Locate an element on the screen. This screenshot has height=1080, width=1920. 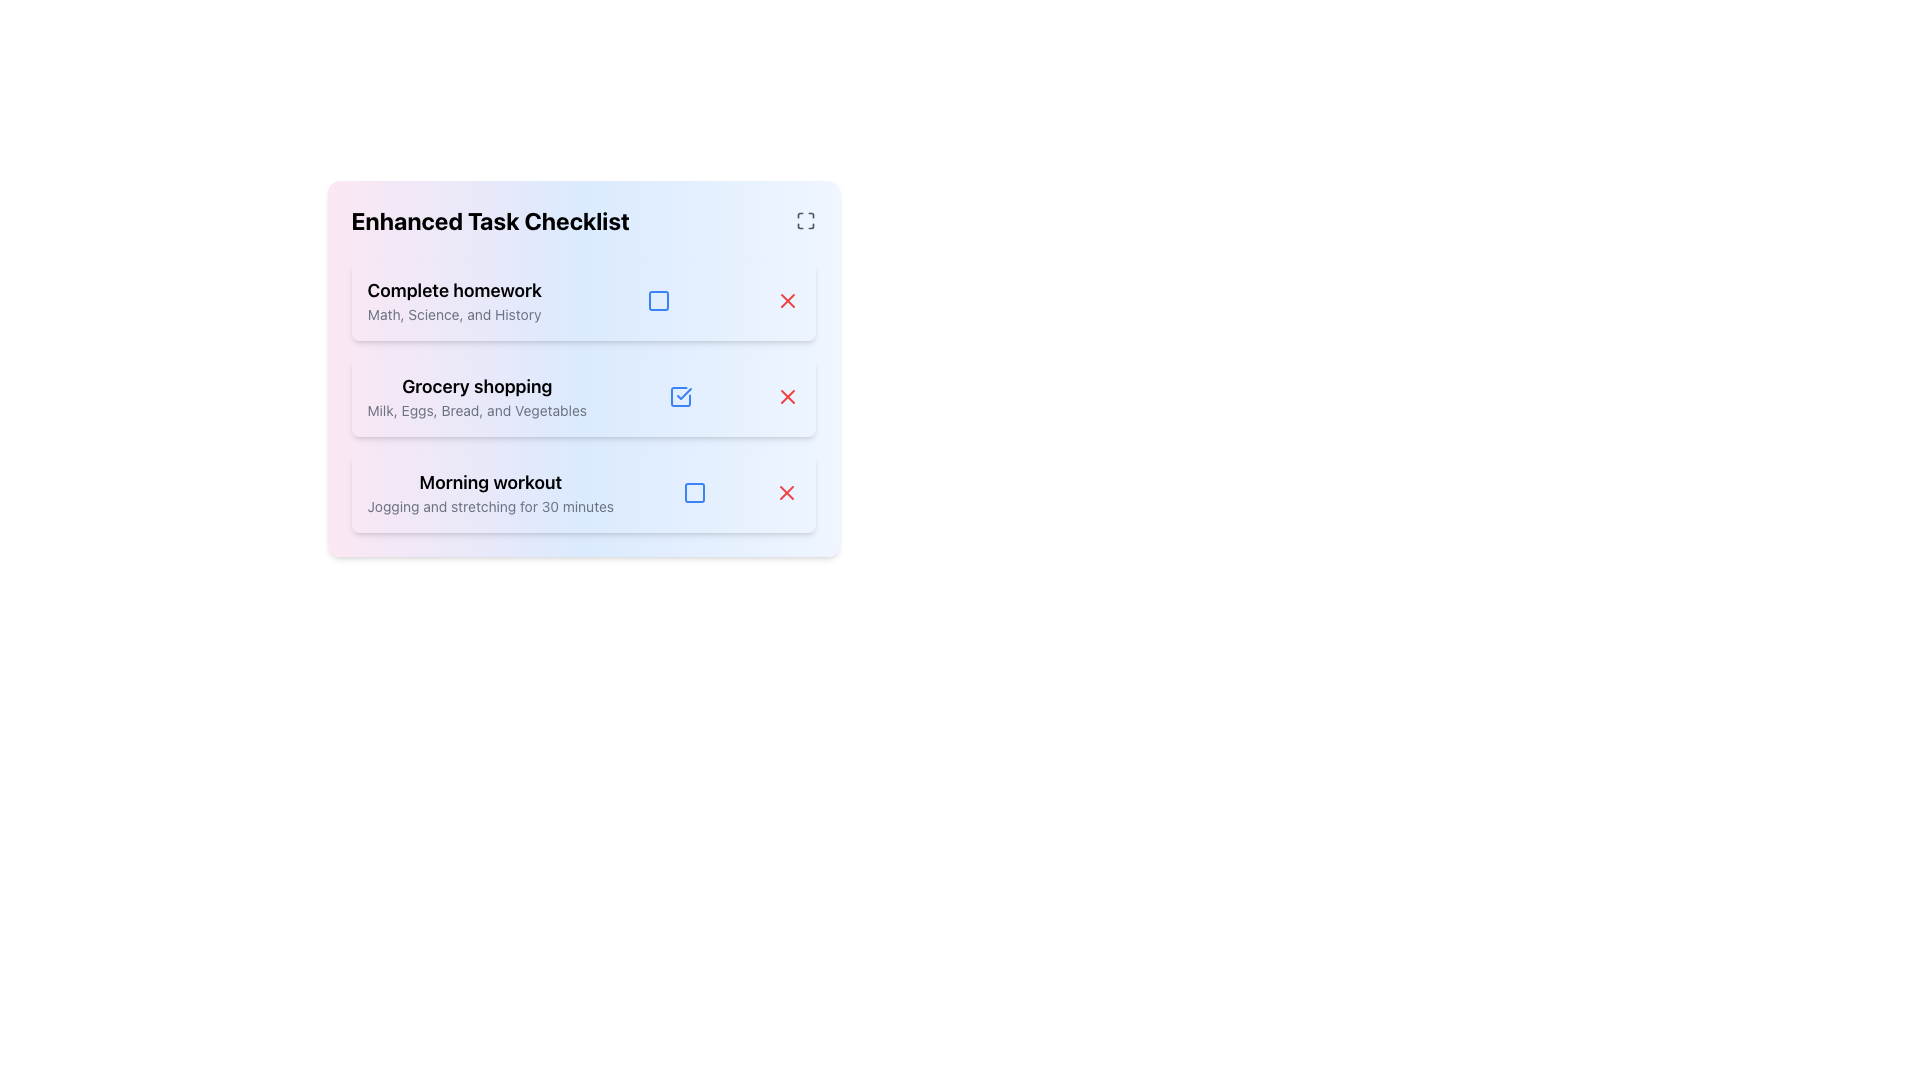
the circular red 'X' icon button is located at coordinates (786, 493).